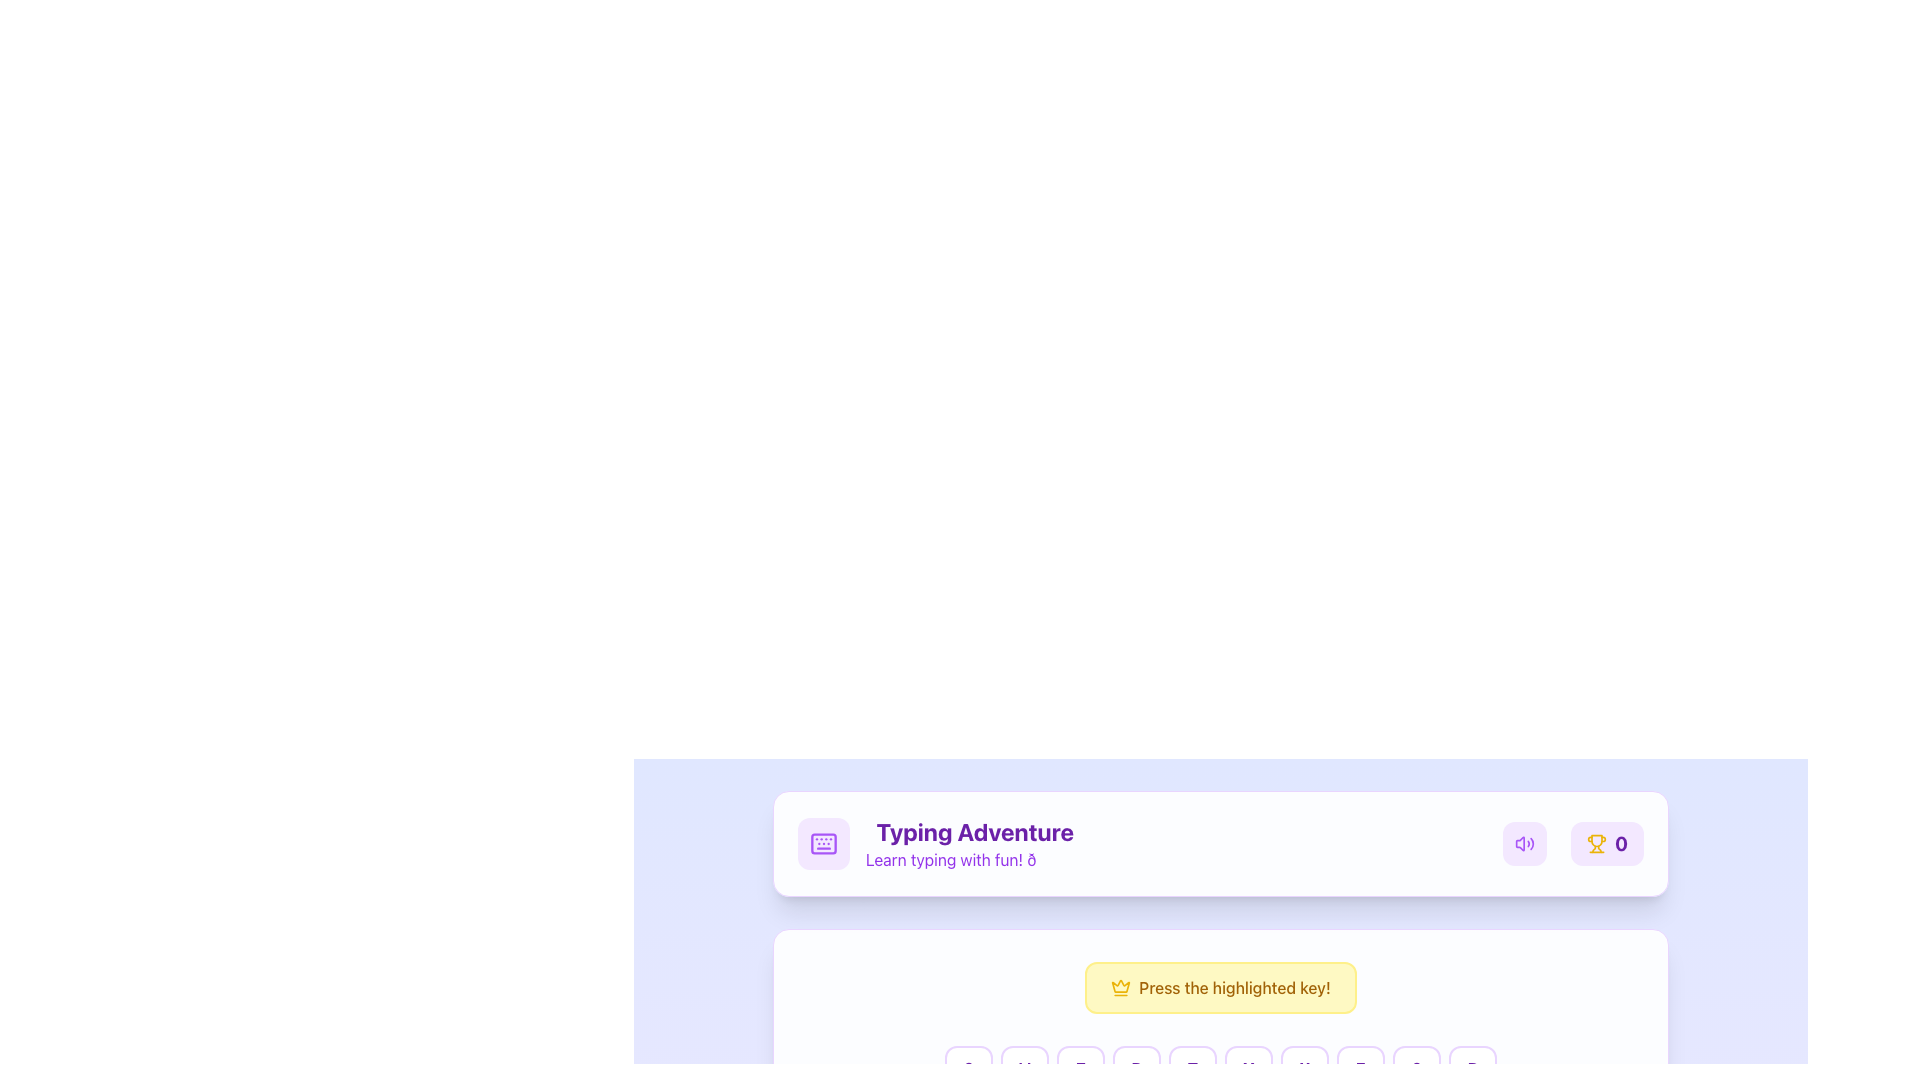 The height and width of the screenshot is (1080, 1920). I want to click on the static text label or banner that contains the message 'Press the highlighted key!' and features a crown icon on the left side, so click(1219, 986).